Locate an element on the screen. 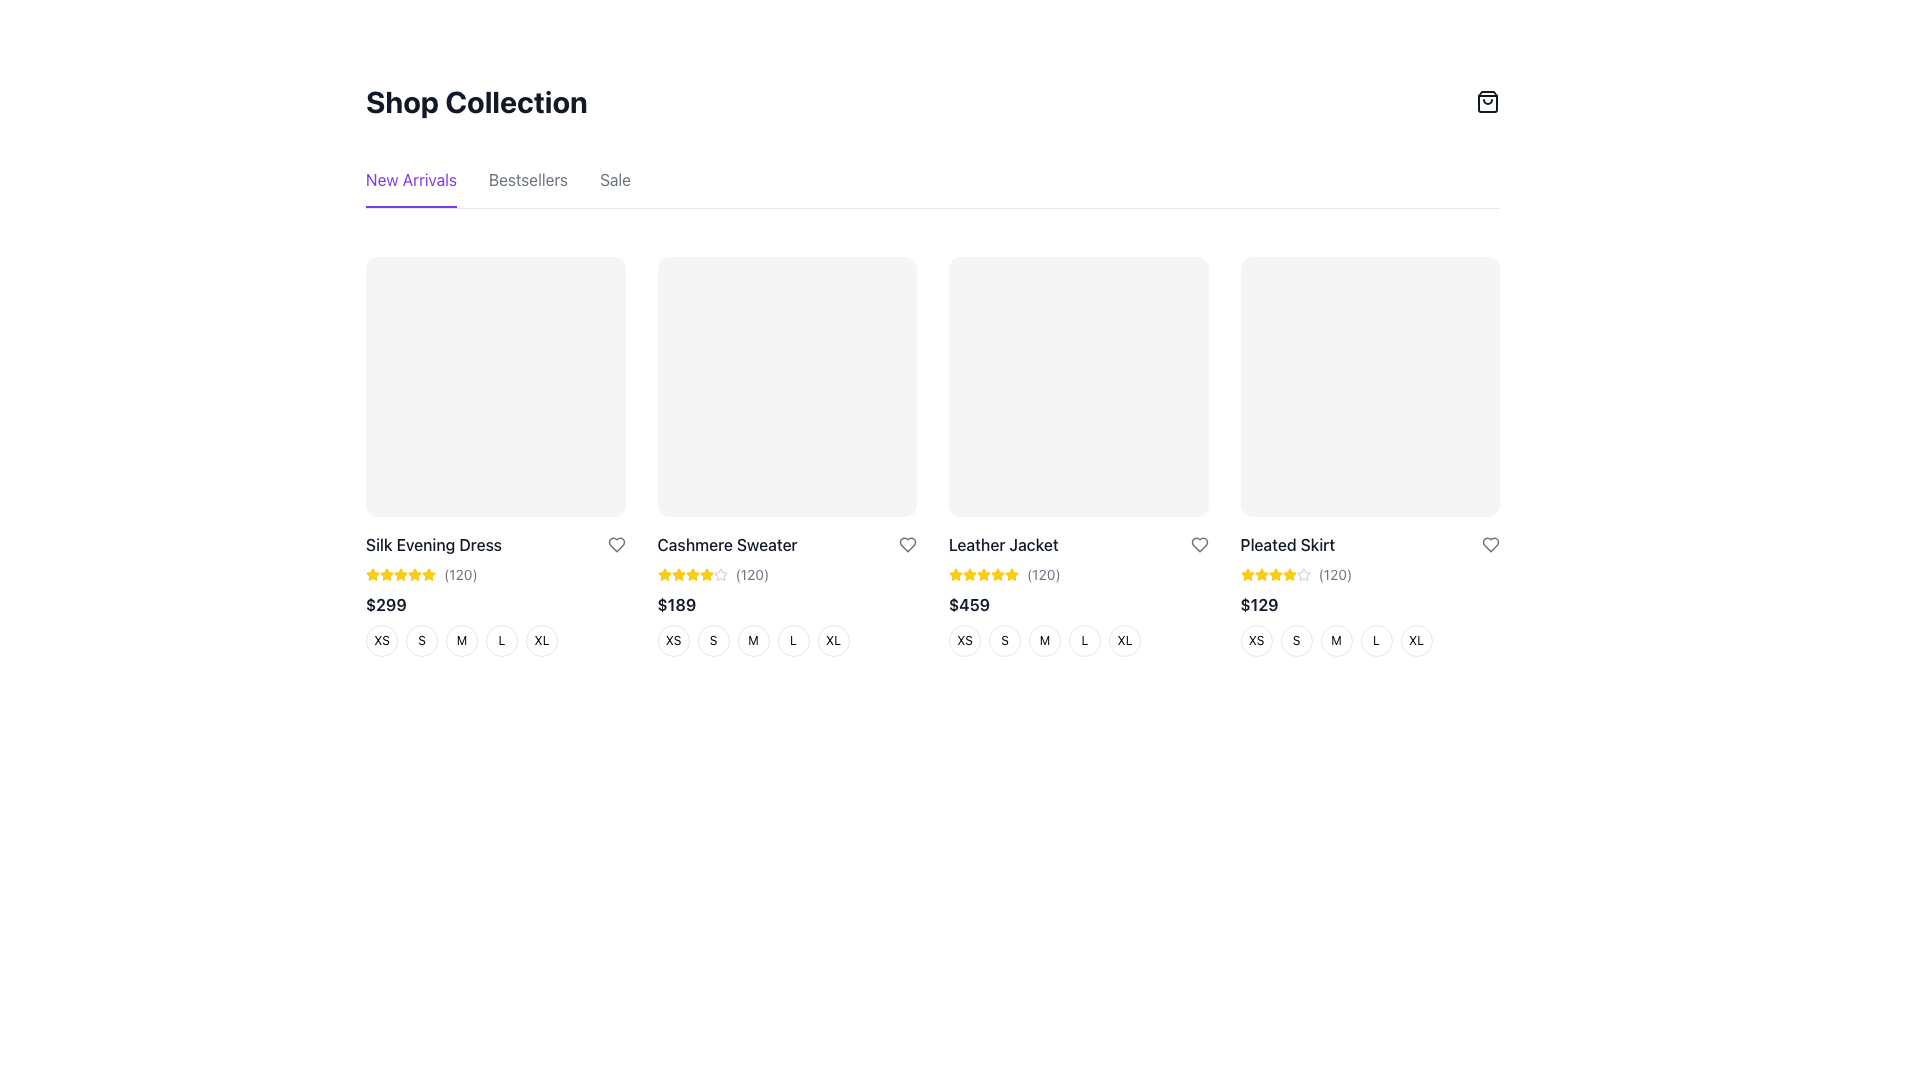 This screenshot has height=1080, width=1920. the second star-shaped icon with a yellow fill and orange border in the rating system for 'Silk Evening Dress' to rate it is located at coordinates (400, 574).